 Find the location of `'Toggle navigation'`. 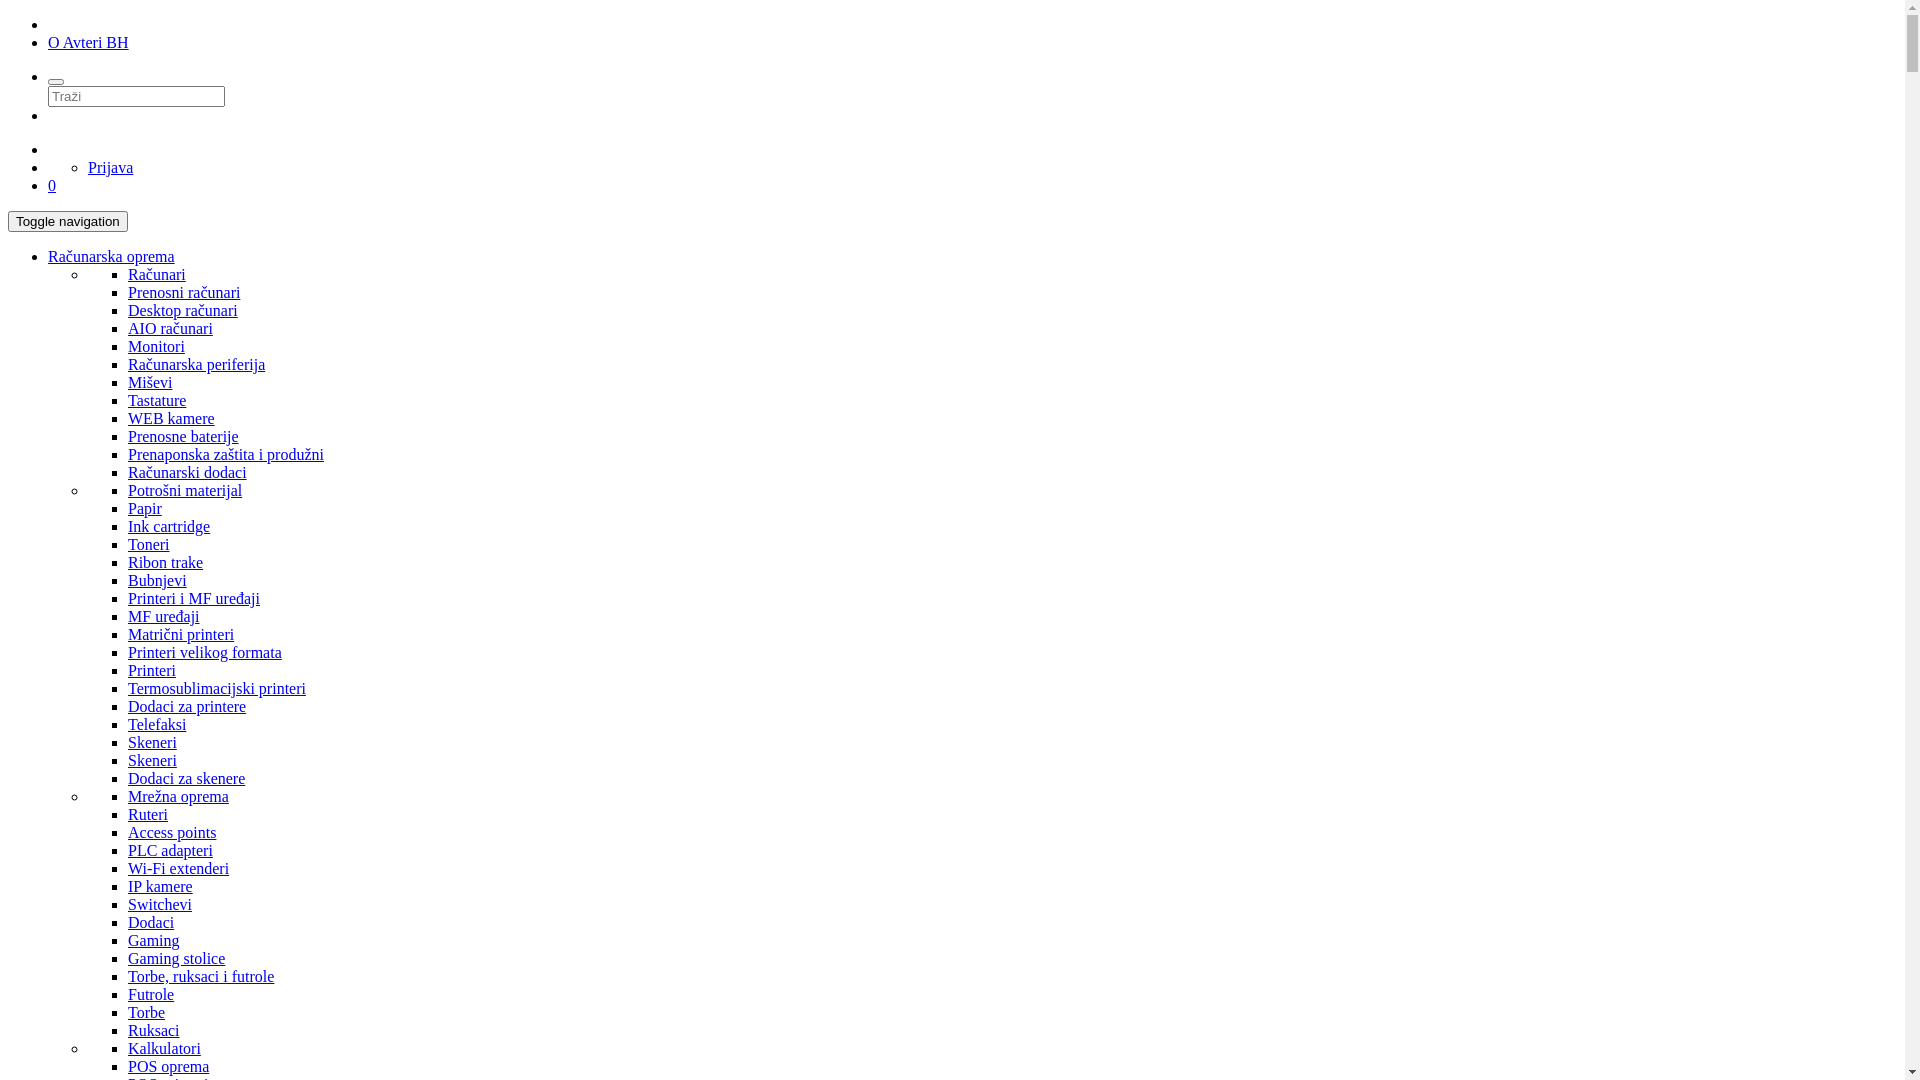

'Toggle navigation' is located at coordinates (67, 221).